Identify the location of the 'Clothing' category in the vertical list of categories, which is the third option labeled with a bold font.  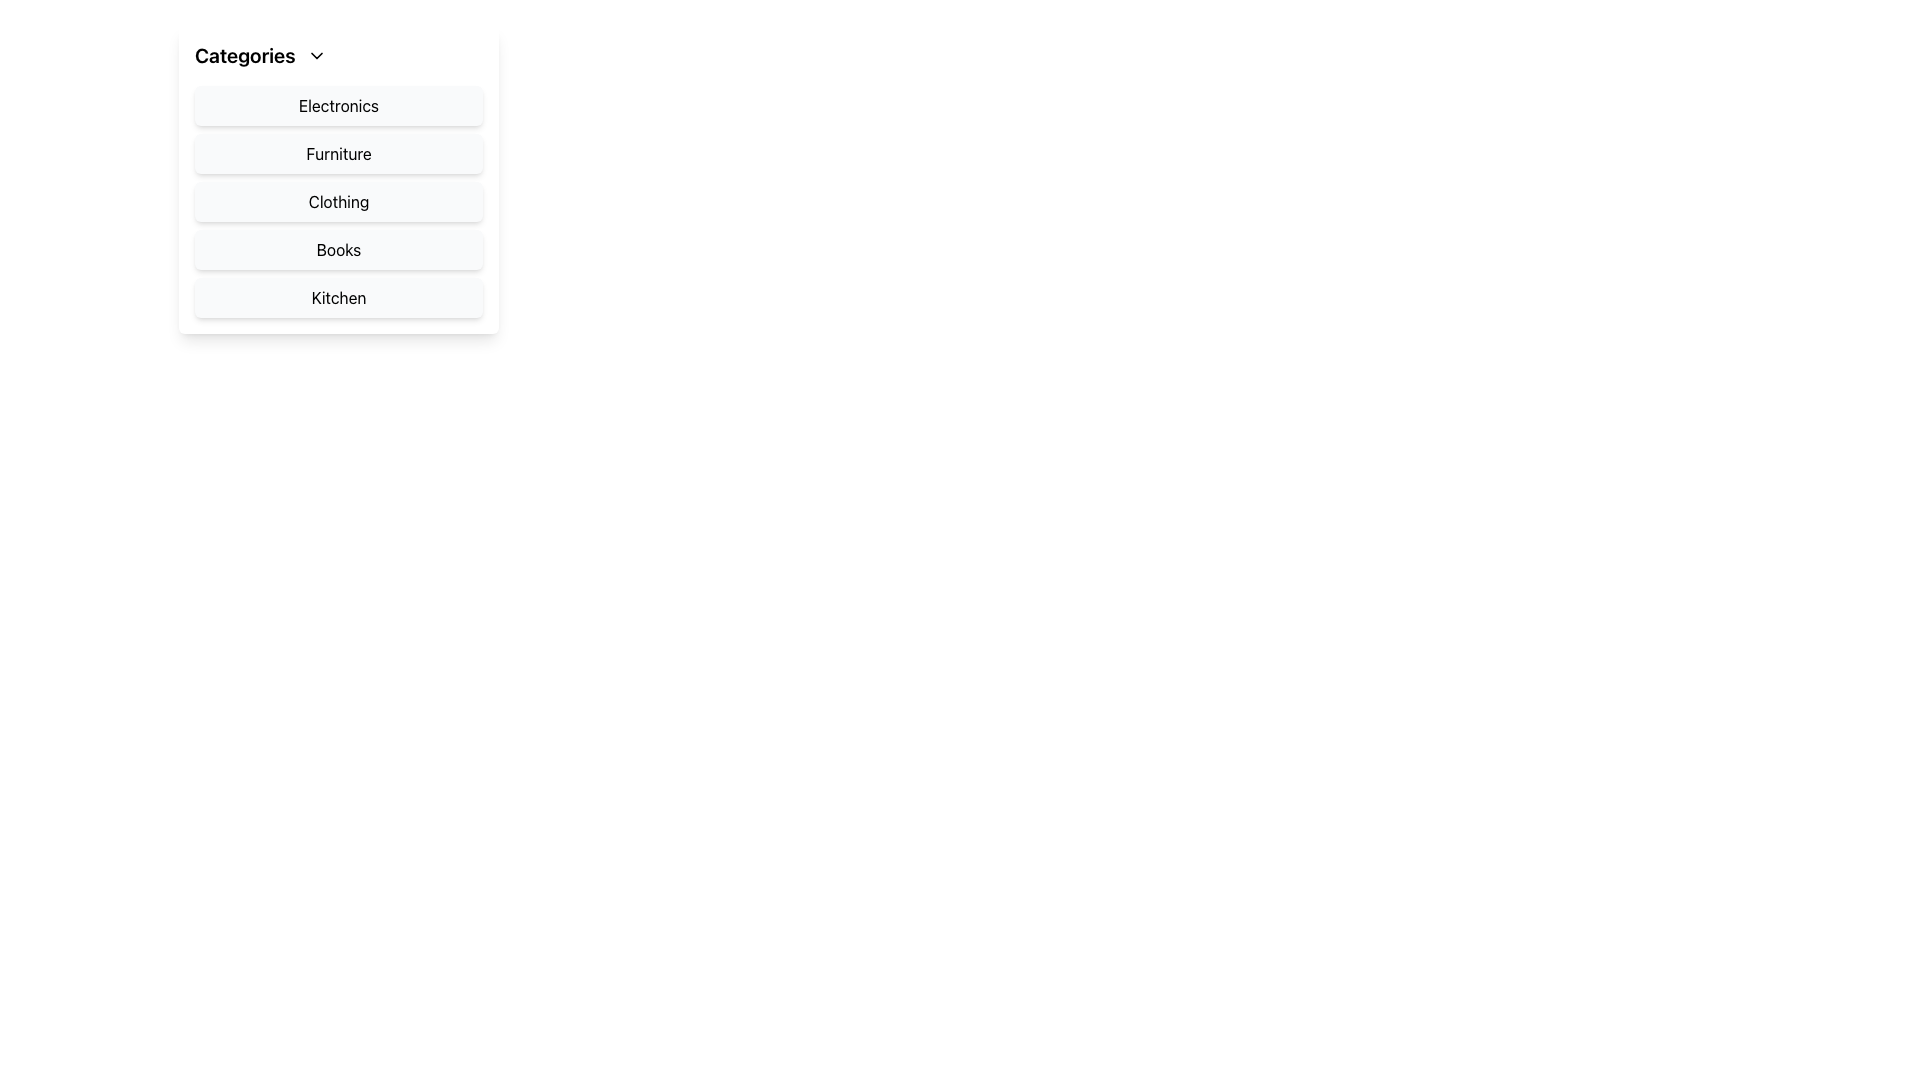
(339, 180).